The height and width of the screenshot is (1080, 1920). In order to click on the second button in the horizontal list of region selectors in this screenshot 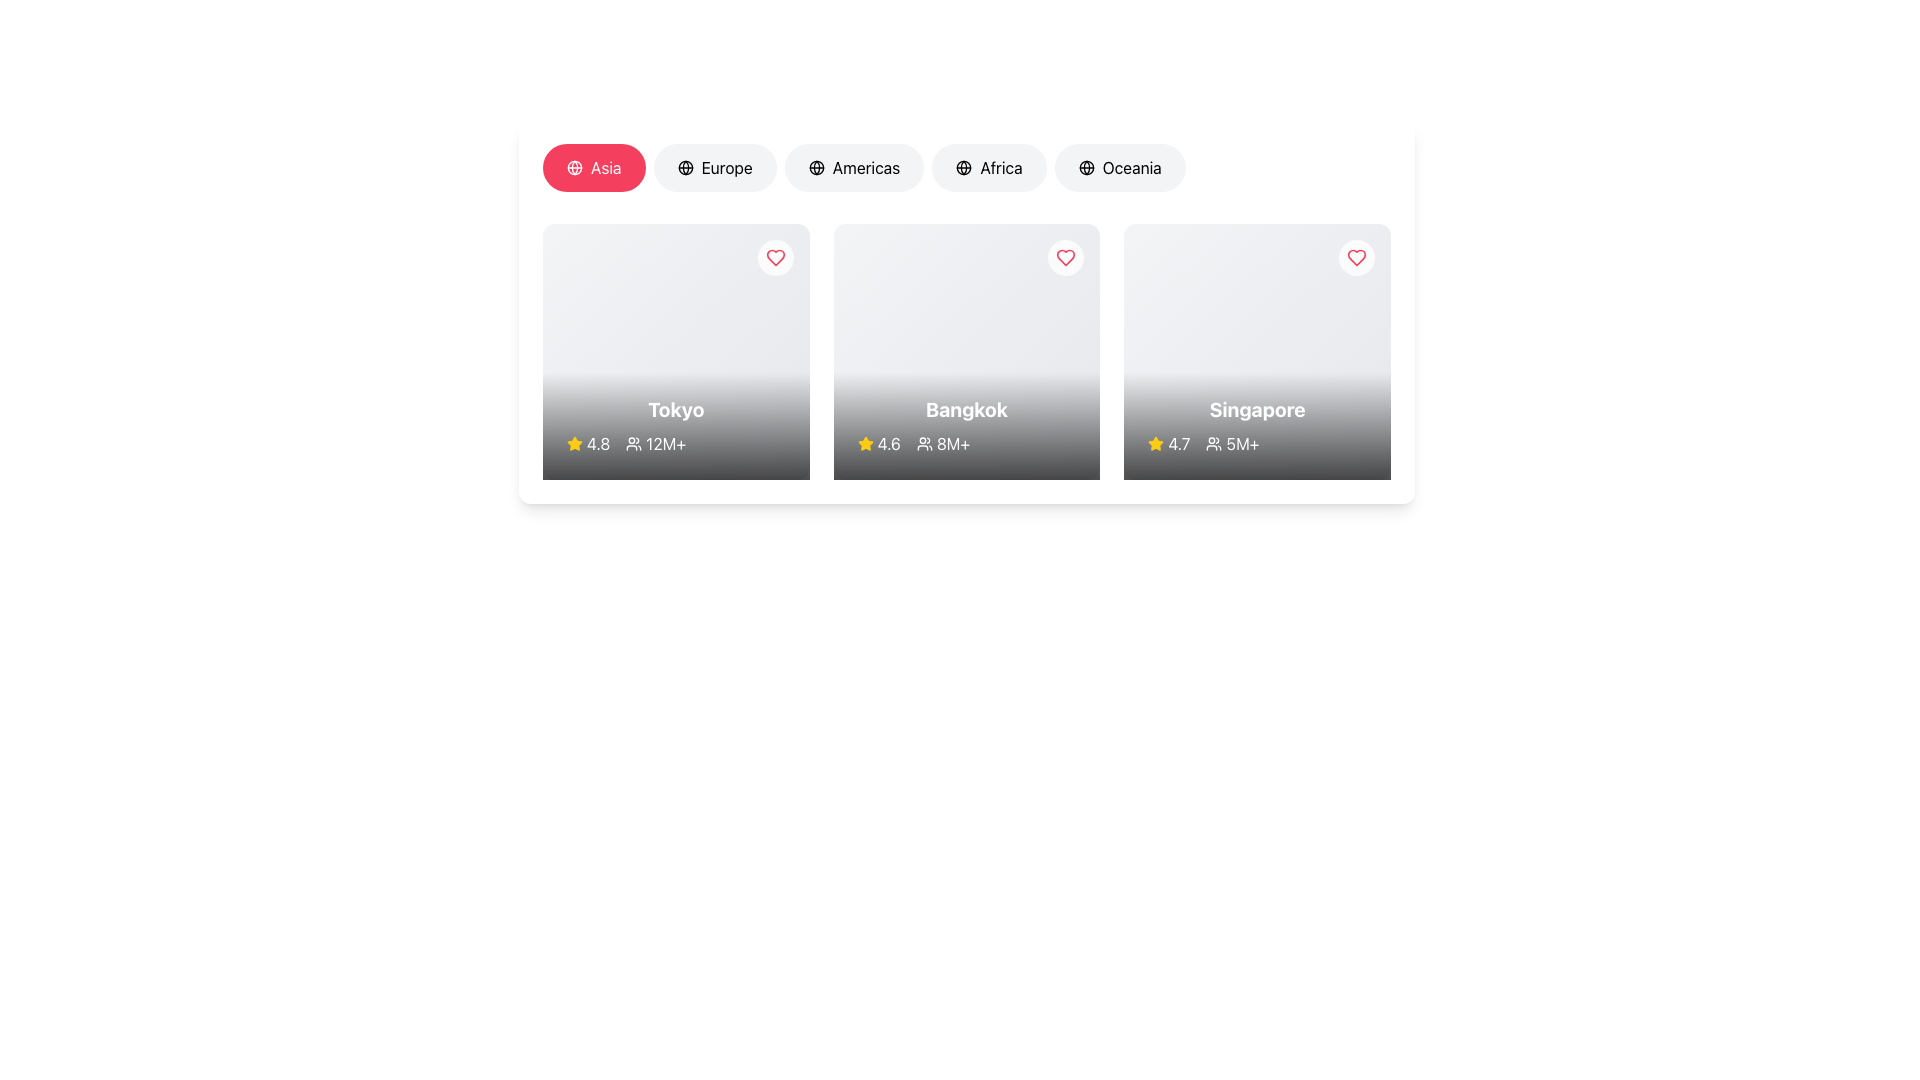, I will do `click(715, 167)`.